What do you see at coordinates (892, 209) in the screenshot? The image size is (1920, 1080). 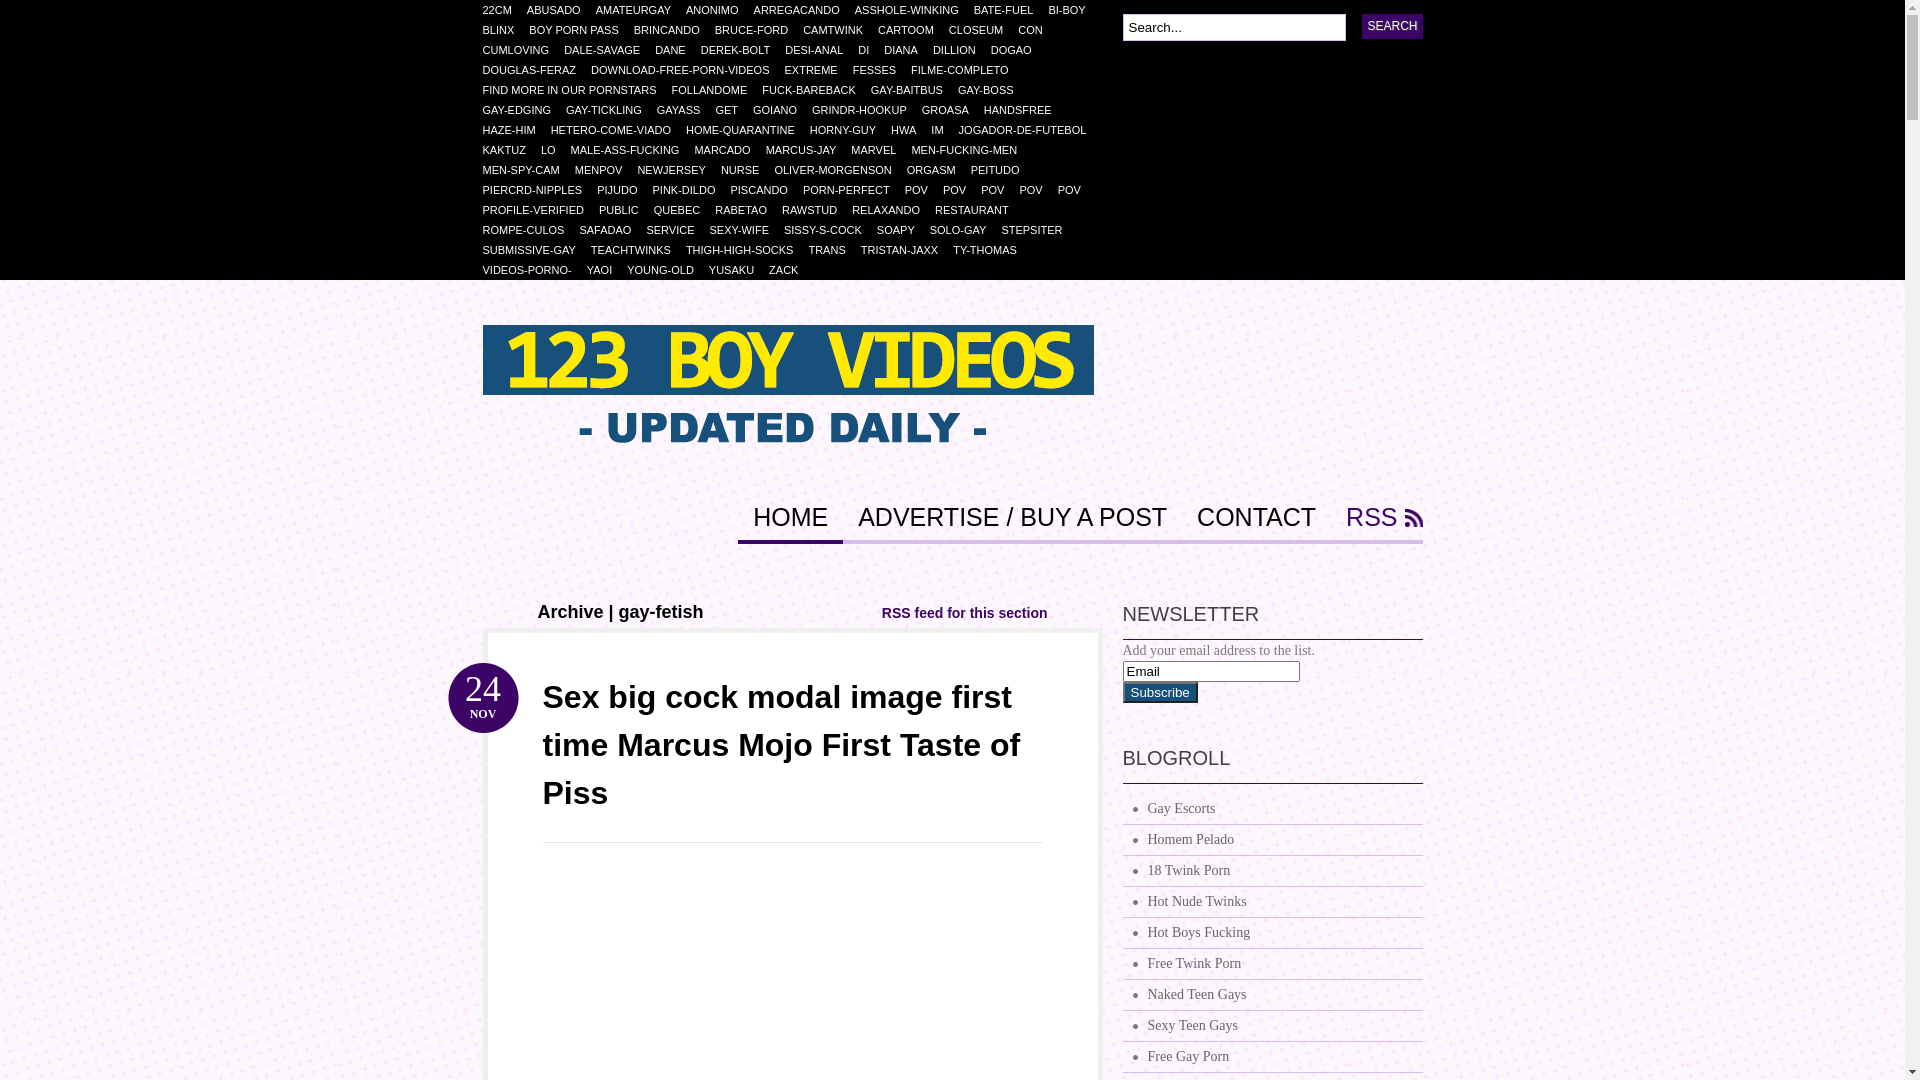 I see `'RELAXANDO'` at bounding box center [892, 209].